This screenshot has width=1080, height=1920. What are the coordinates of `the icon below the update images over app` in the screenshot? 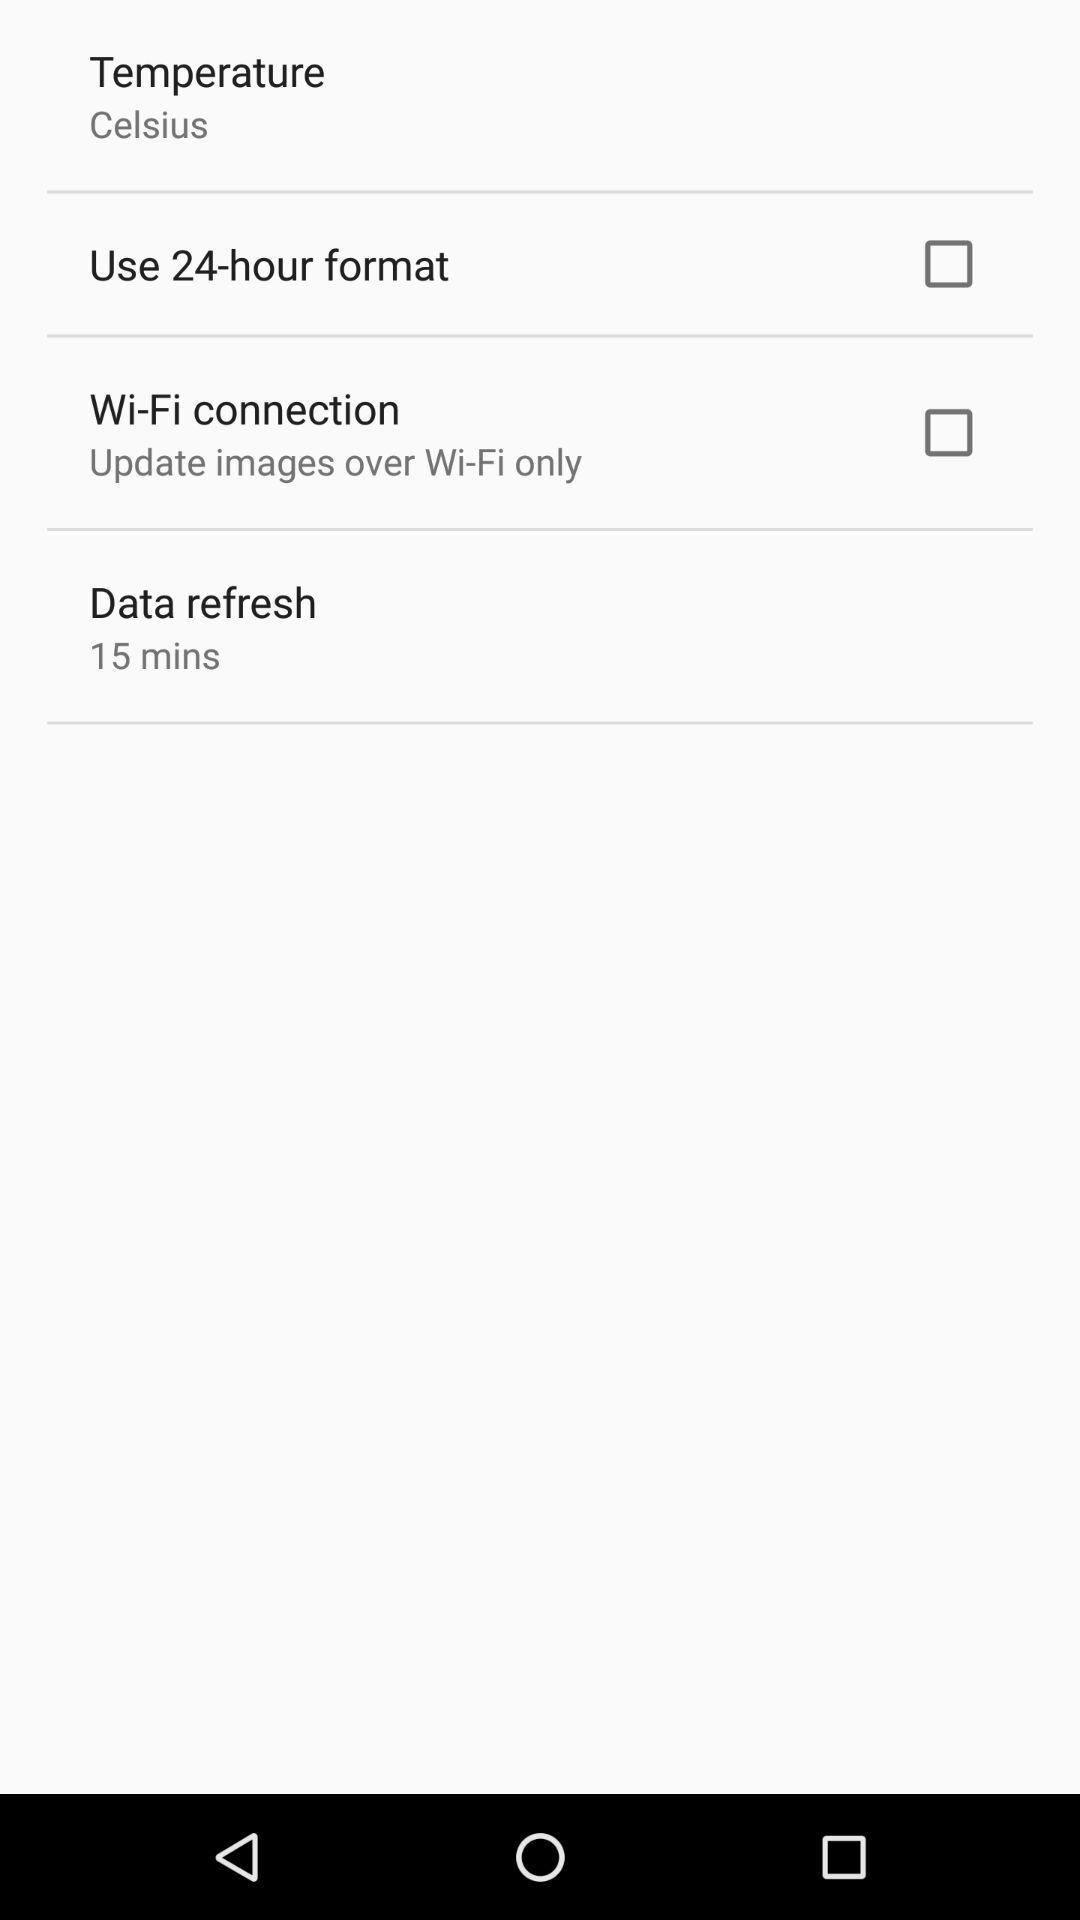 It's located at (203, 600).